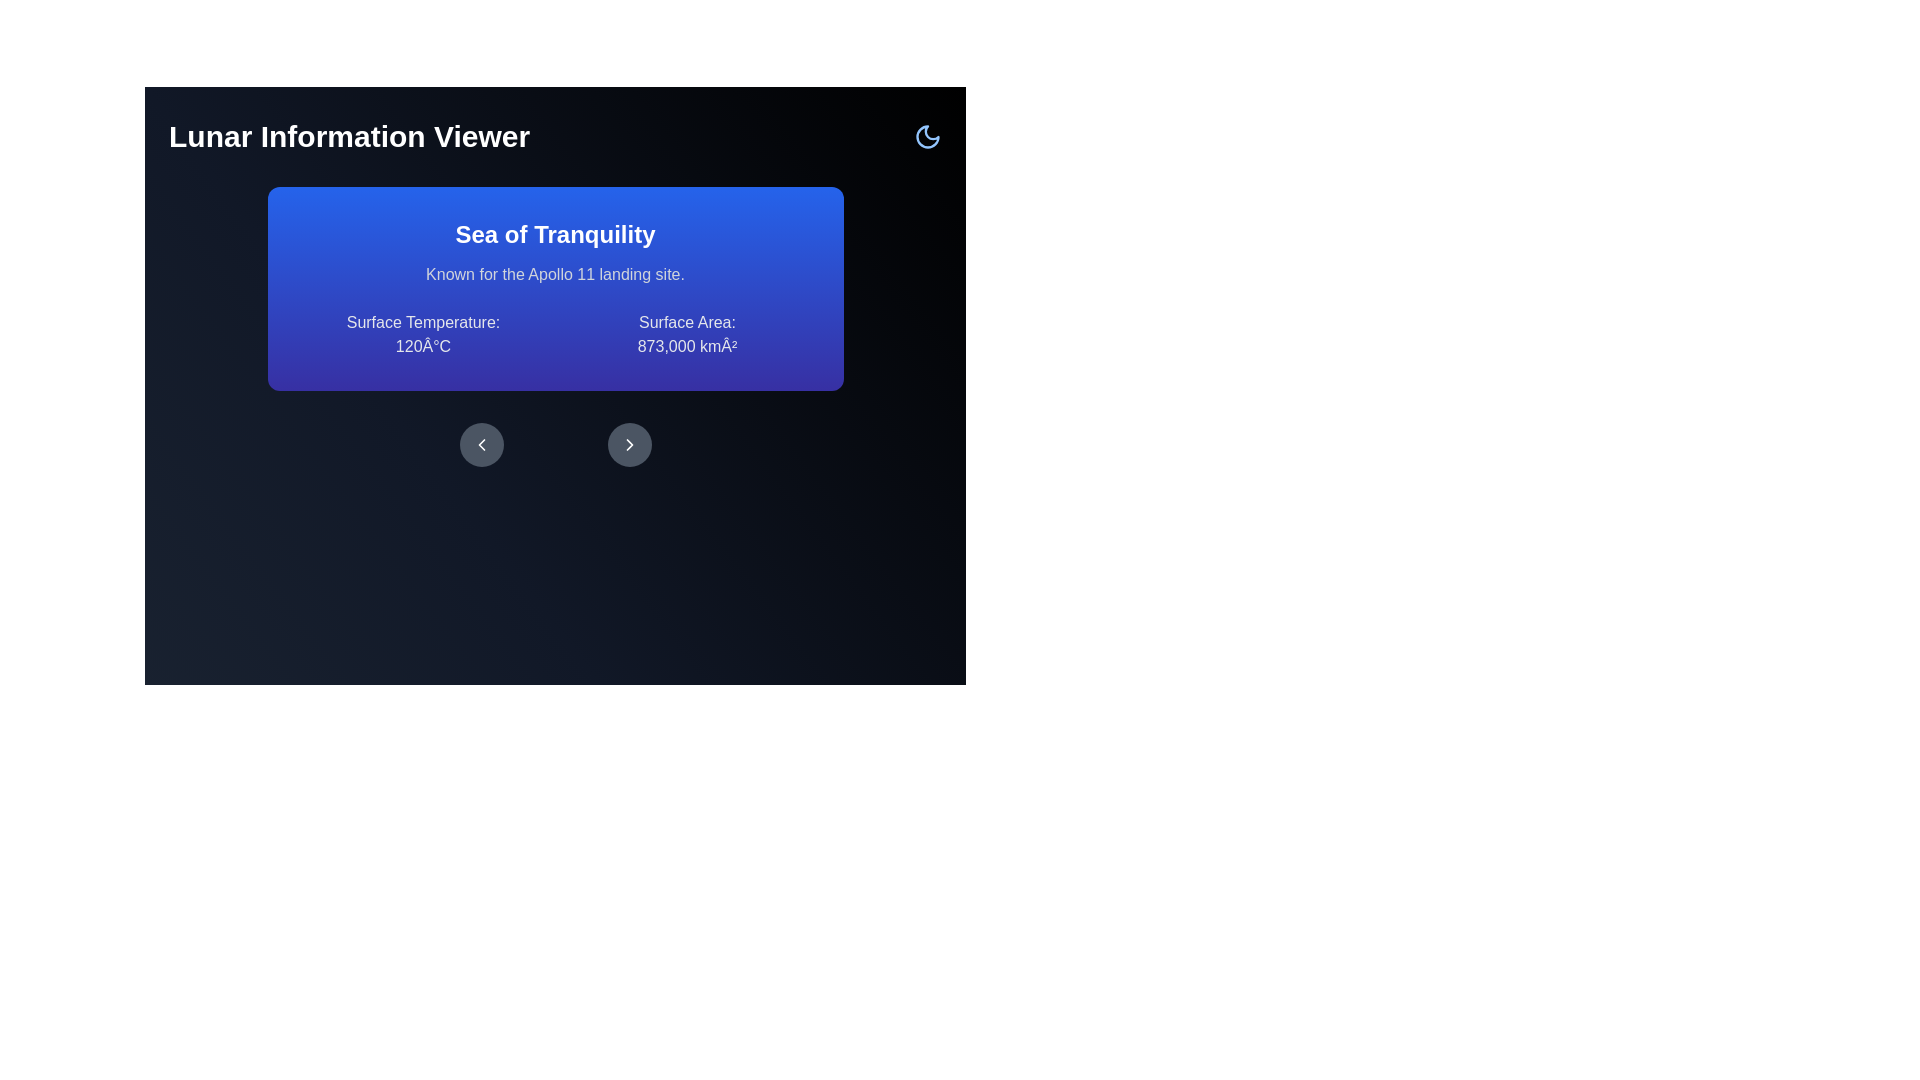  Describe the element at coordinates (555, 234) in the screenshot. I see `the title text label at the top of the information card, which serves as an identifier for the card's content` at that location.